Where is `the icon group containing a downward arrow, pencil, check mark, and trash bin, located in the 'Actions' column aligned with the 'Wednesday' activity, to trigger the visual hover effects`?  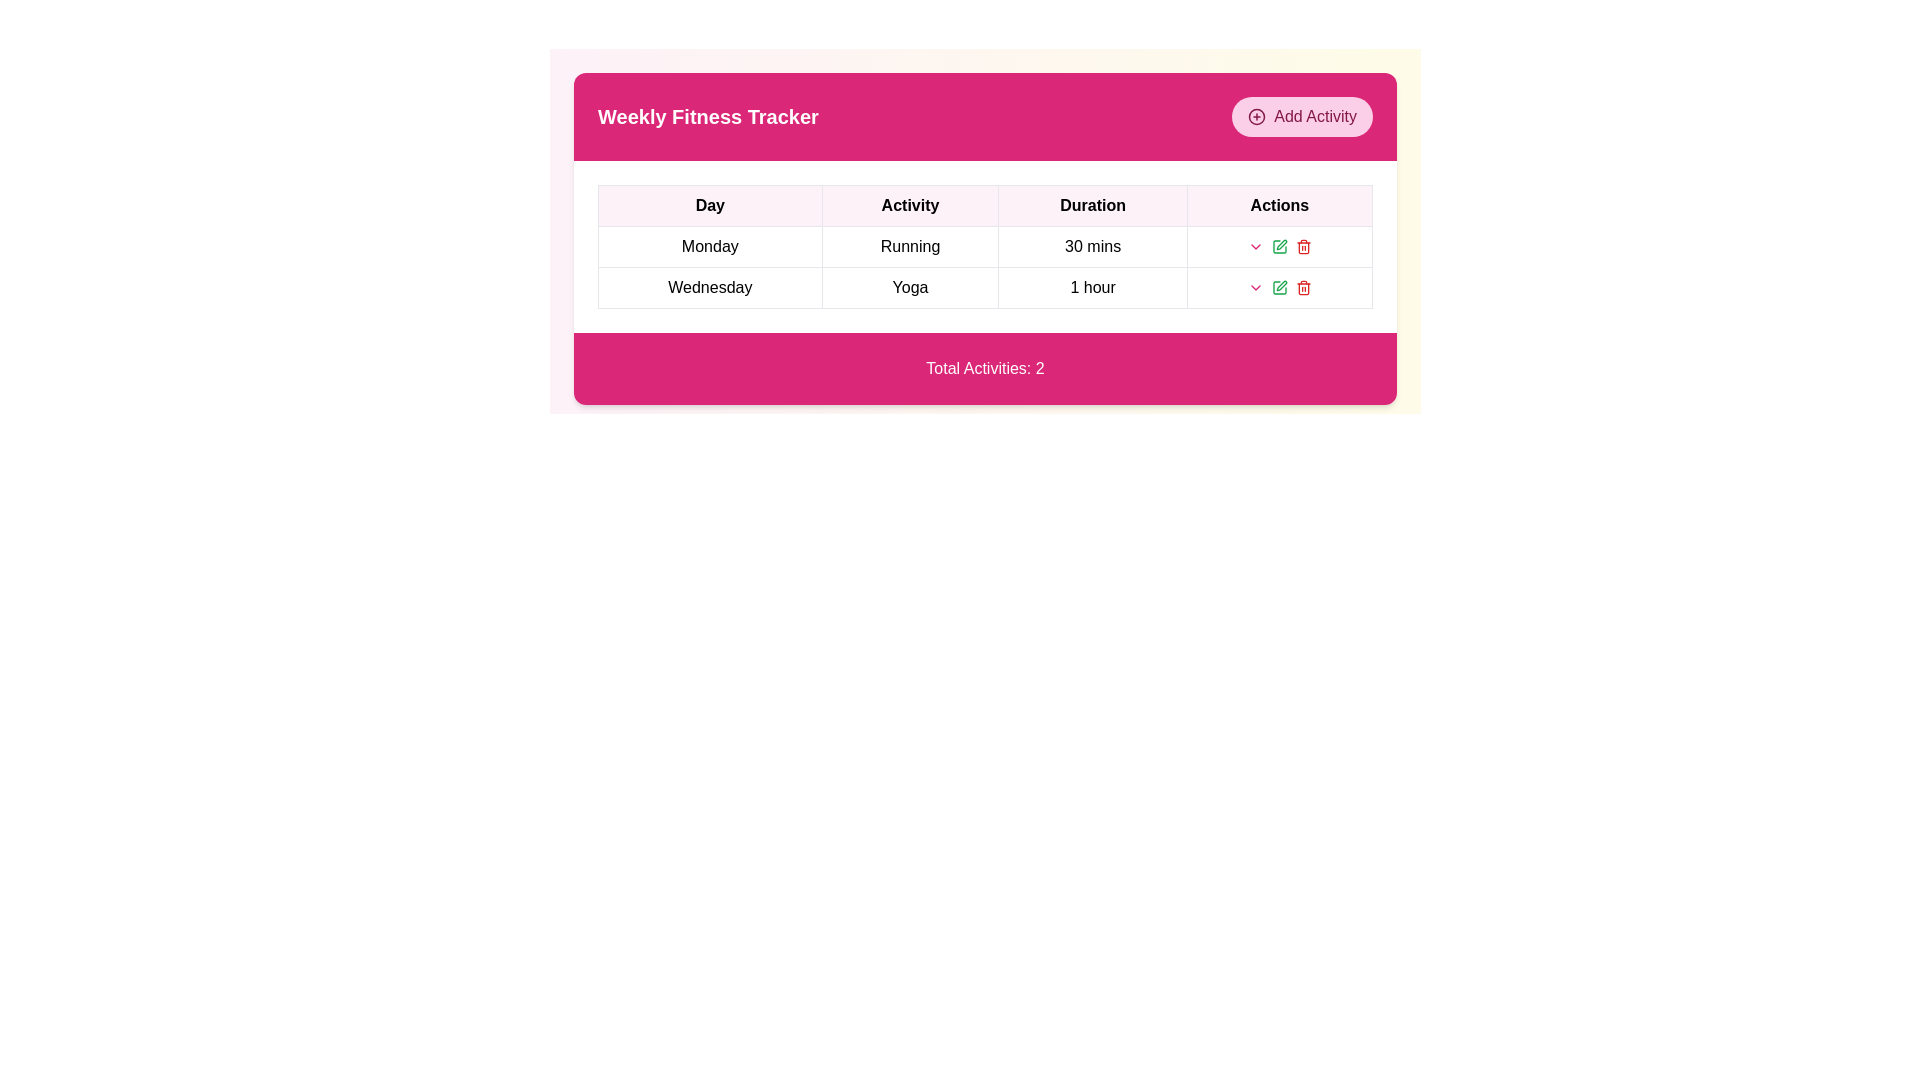
the icon group containing a downward arrow, pencil, check mark, and trash bin, located in the 'Actions' column aligned with the 'Wednesday' activity, to trigger the visual hover effects is located at coordinates (1278, 288).